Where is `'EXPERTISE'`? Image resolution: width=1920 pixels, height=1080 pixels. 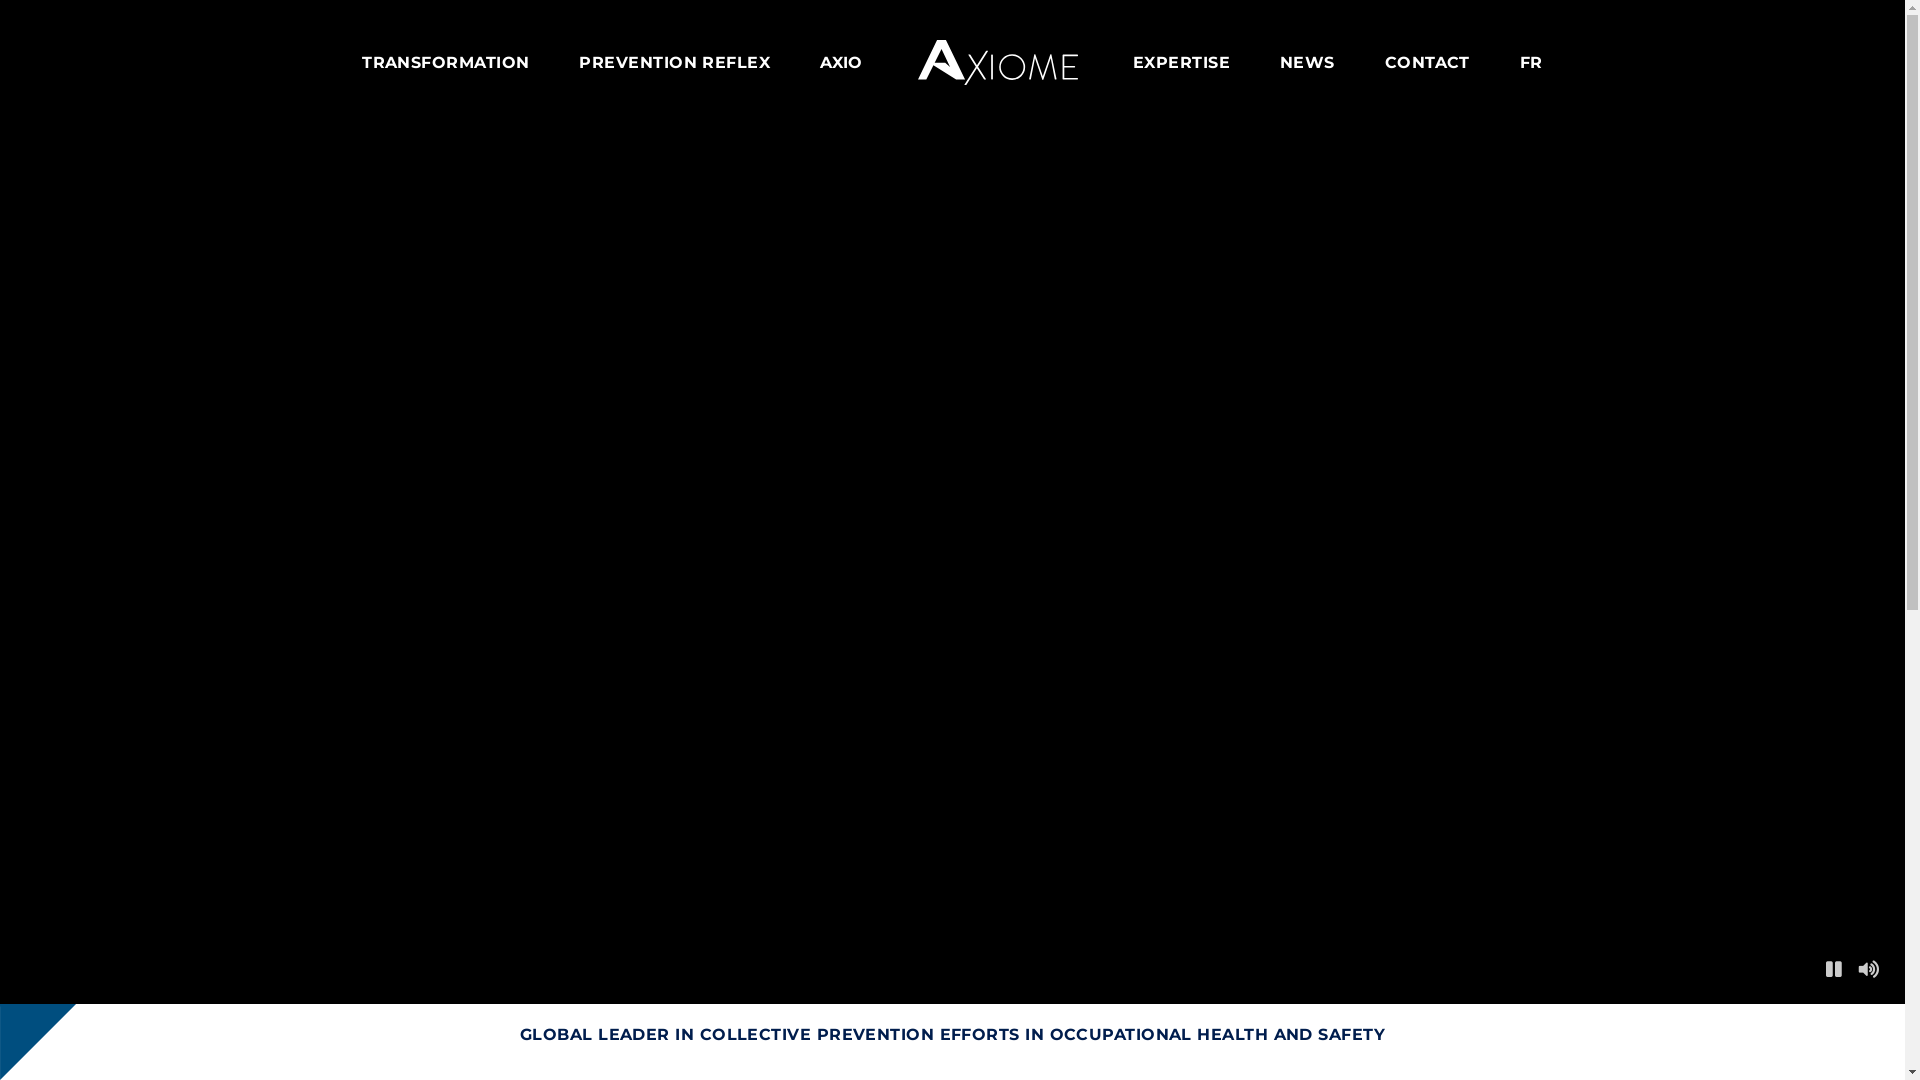
'EXPERTISE' is located at coordinates (1181, 62).